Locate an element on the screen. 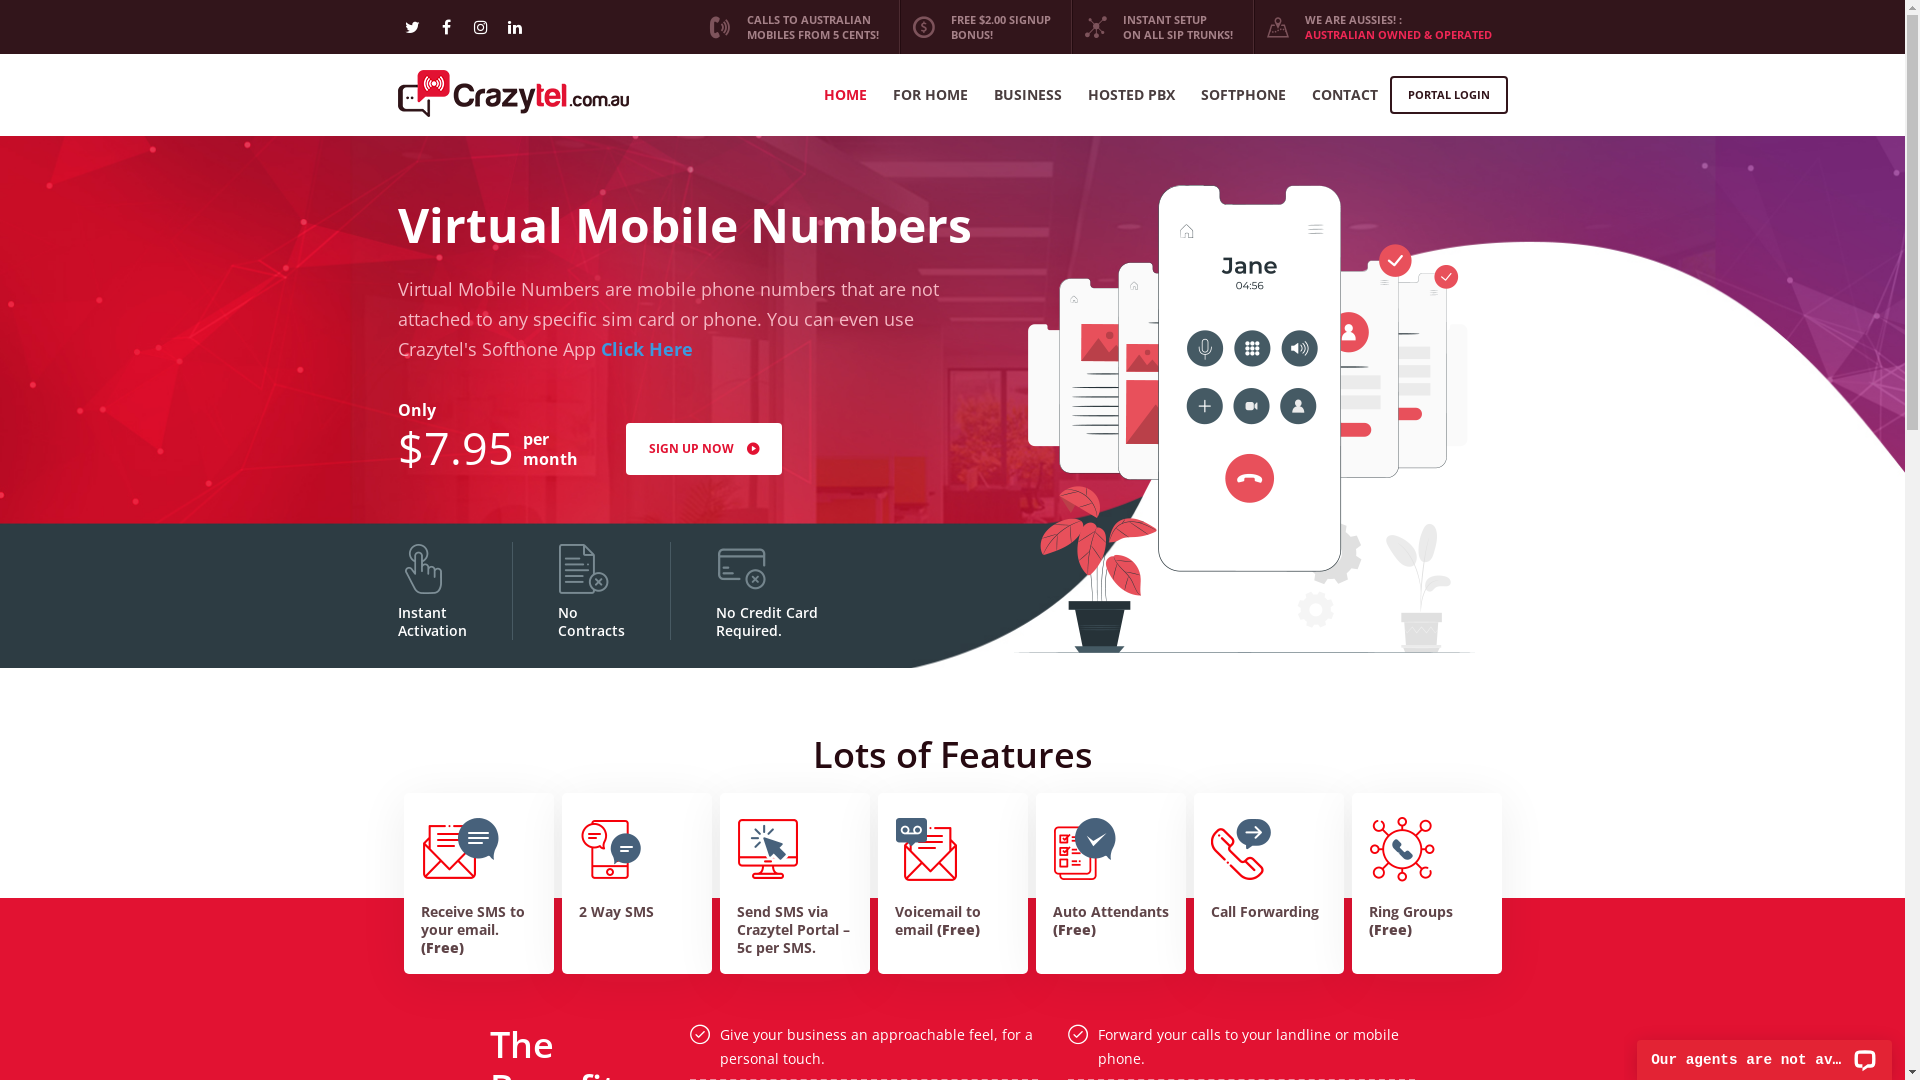  'HOSTED PBX' is located at coordinates (1131, 95).